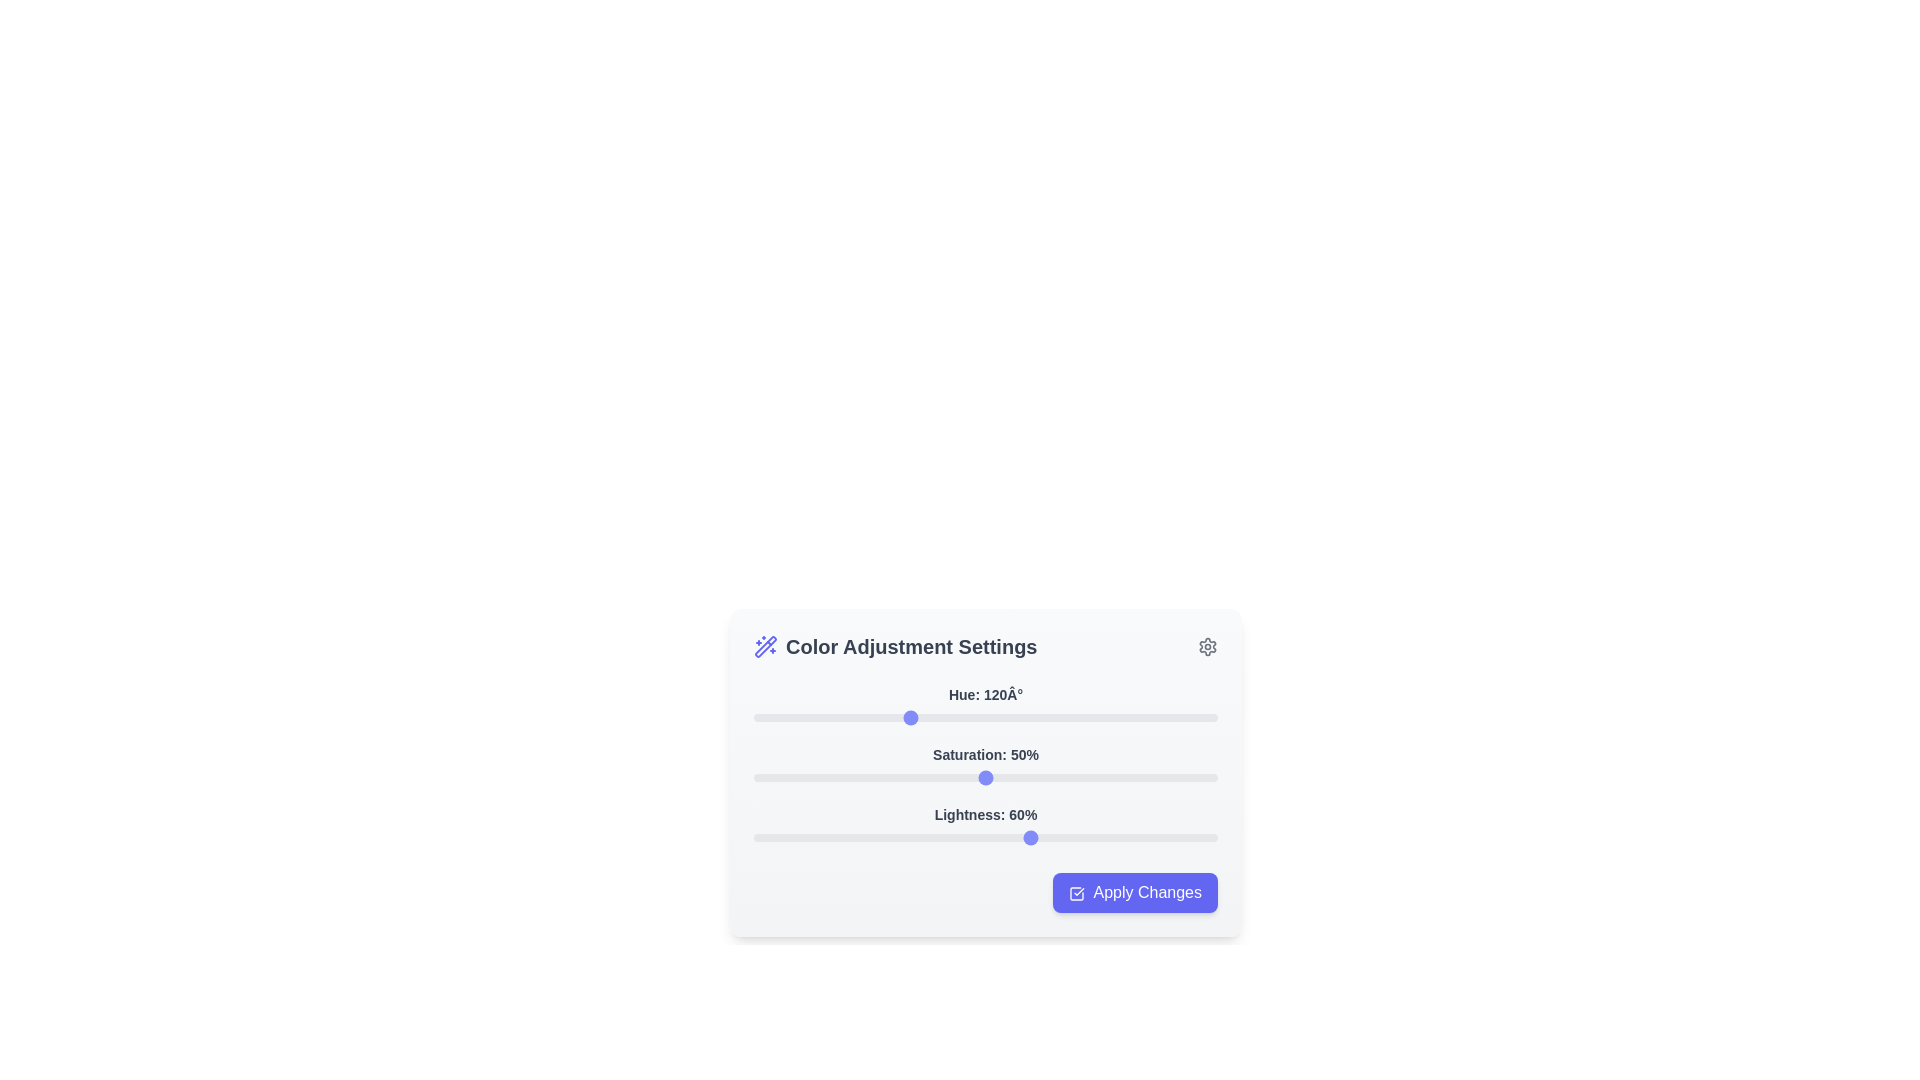  What do you see at coordinates (985, 716) in the screenshot?
I see `the track of the horizontal range slider labeled 'Hue: 120°' to move the thumb along the track` at bounding box center [985, 716].